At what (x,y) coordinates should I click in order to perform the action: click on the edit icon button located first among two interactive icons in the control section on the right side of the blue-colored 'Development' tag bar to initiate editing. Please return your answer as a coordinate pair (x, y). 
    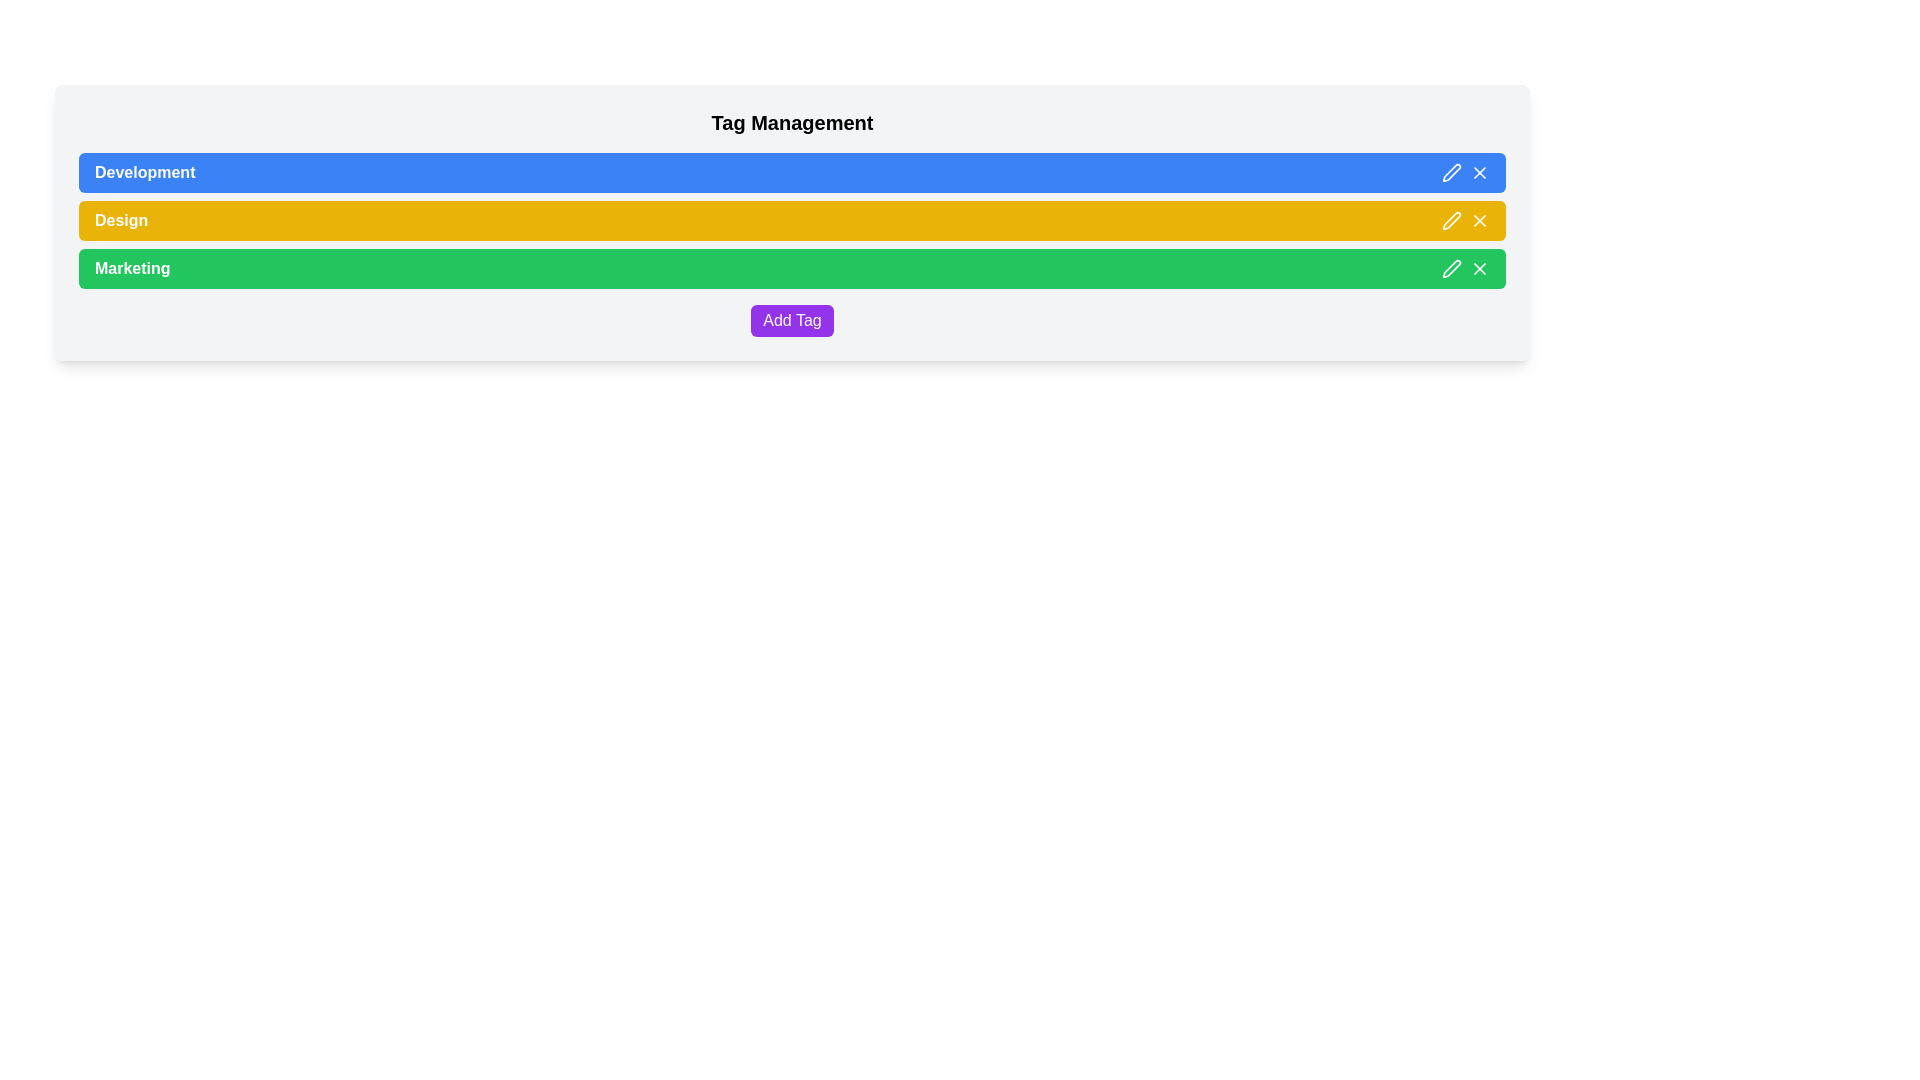
    Looking at the image, I should click on (1451, 172).